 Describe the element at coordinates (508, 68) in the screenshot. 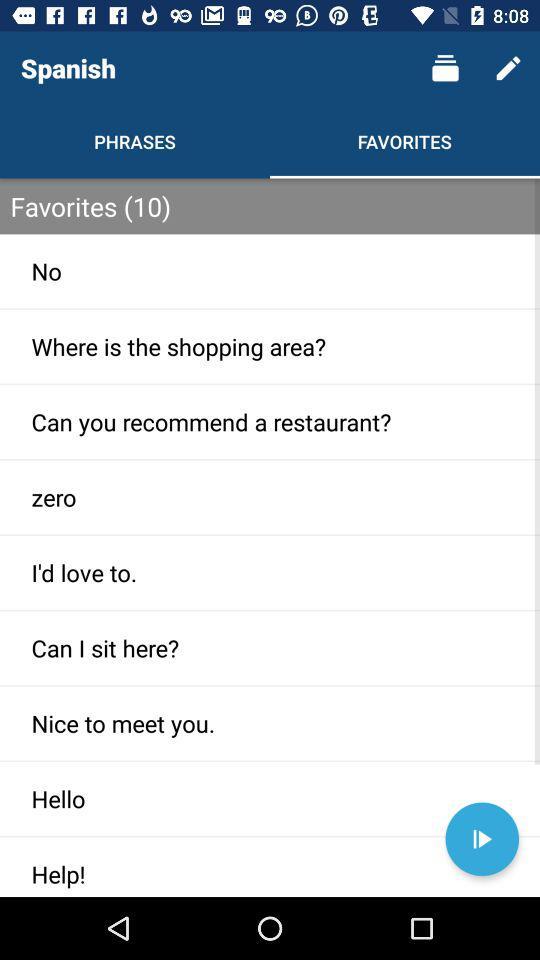

I see `the icon above favorites (10) item` at that location.